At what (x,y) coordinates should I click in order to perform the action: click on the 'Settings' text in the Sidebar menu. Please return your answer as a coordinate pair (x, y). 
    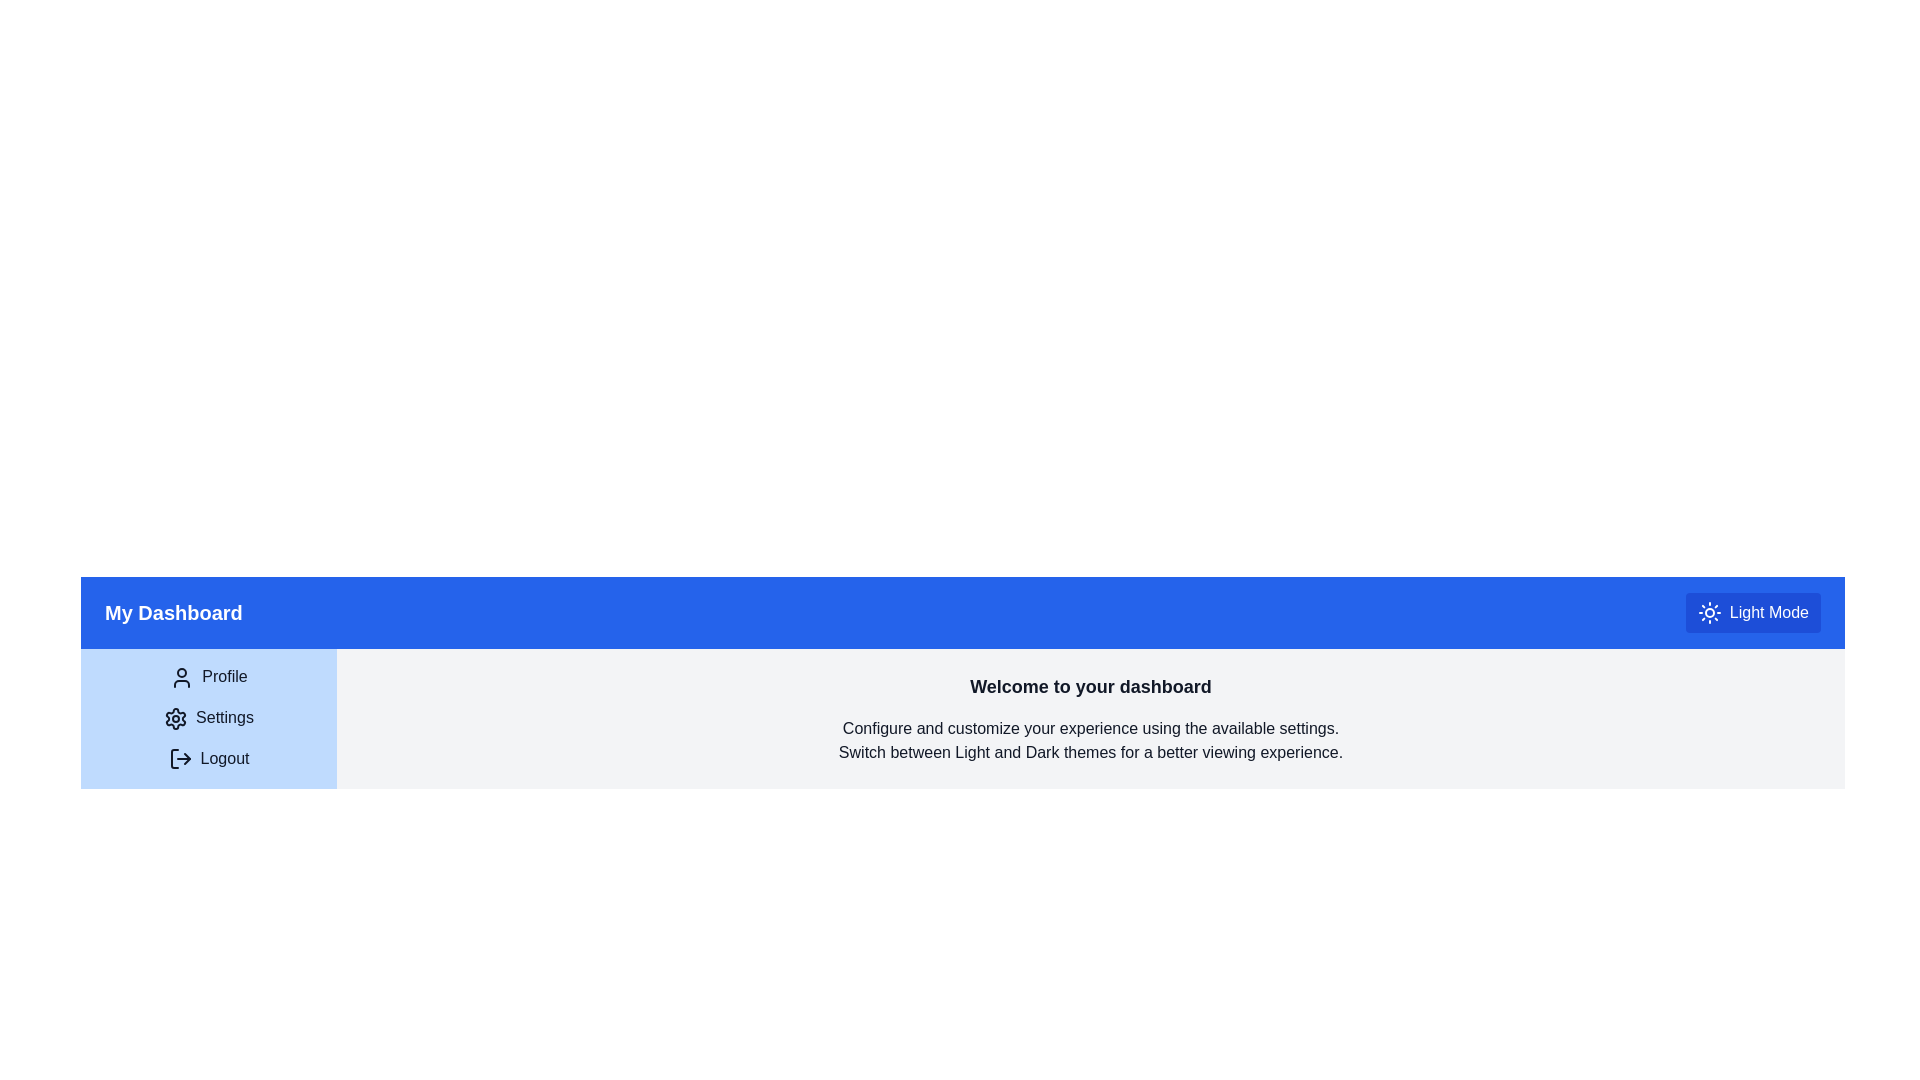
    Looking at the image, I should click on (209, 717).